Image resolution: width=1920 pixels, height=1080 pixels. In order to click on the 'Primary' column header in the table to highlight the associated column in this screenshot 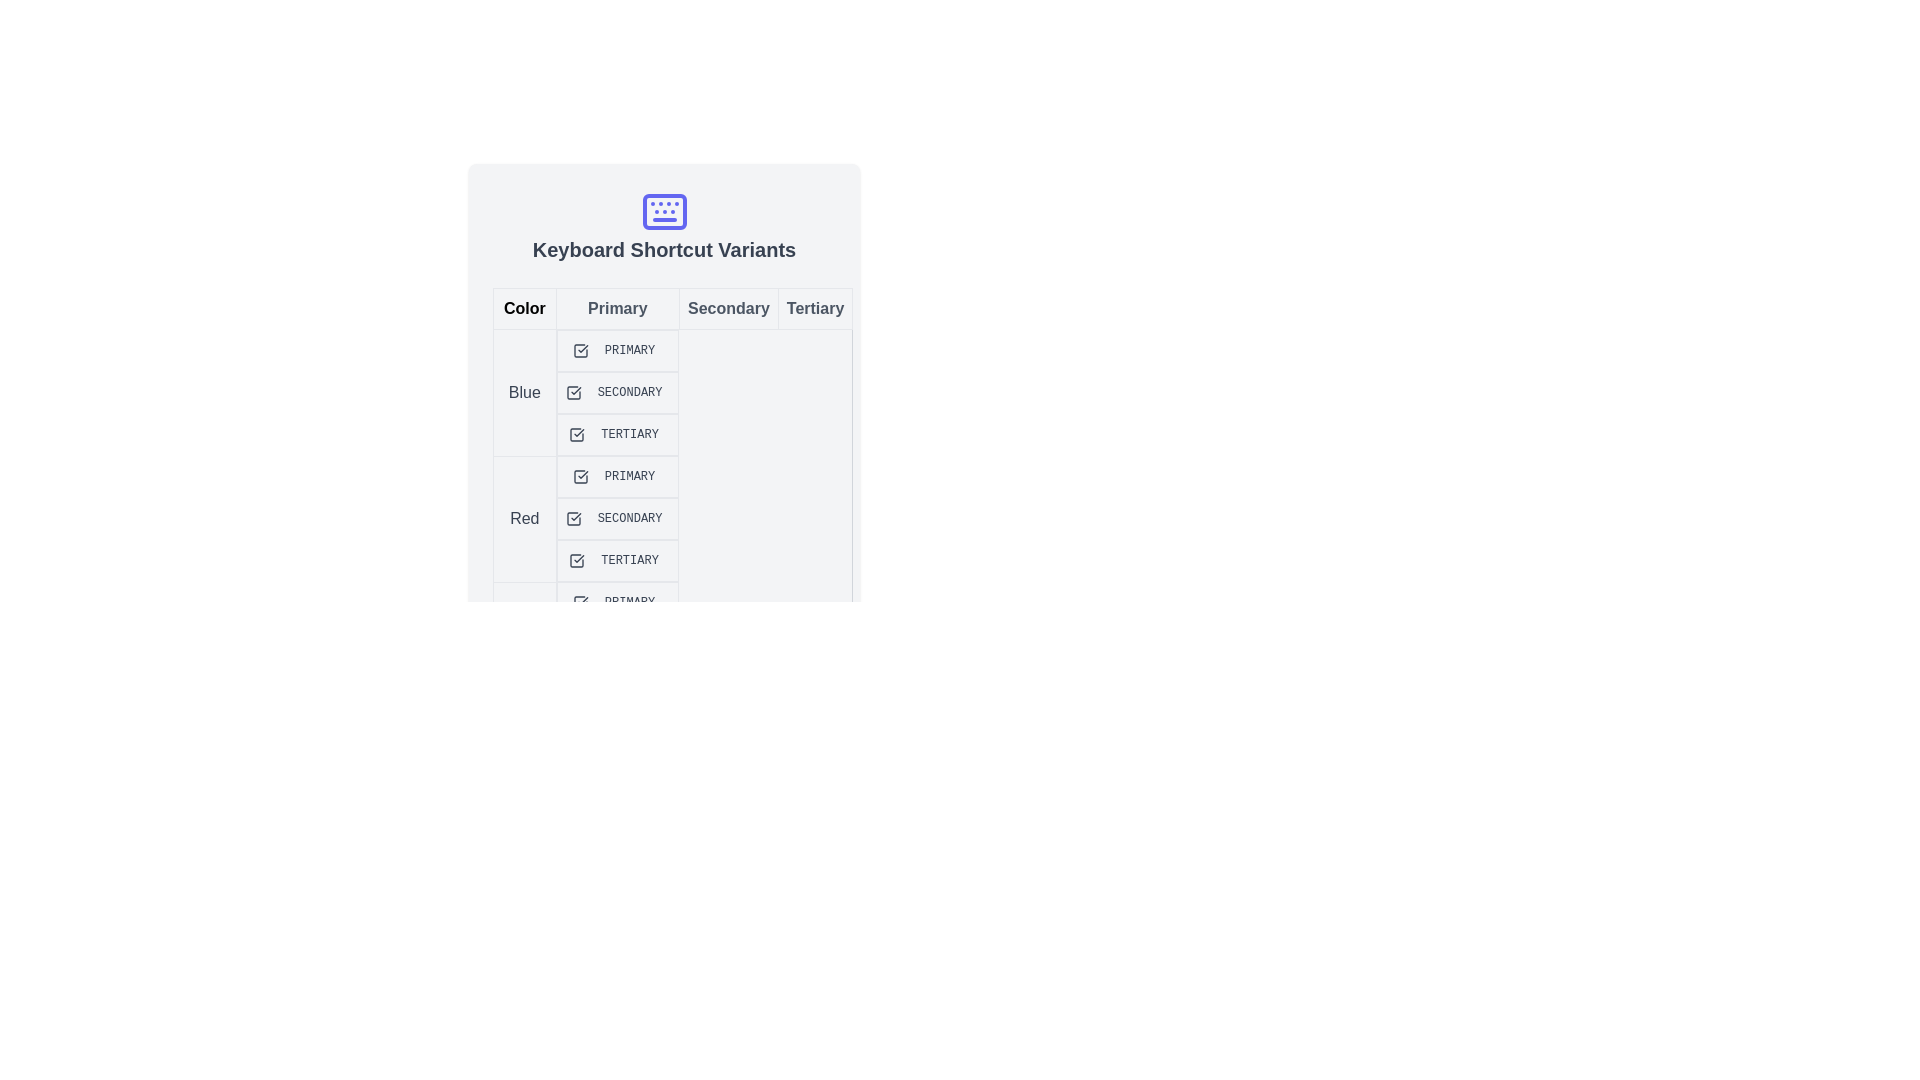, I will do `click(616, 308)`.